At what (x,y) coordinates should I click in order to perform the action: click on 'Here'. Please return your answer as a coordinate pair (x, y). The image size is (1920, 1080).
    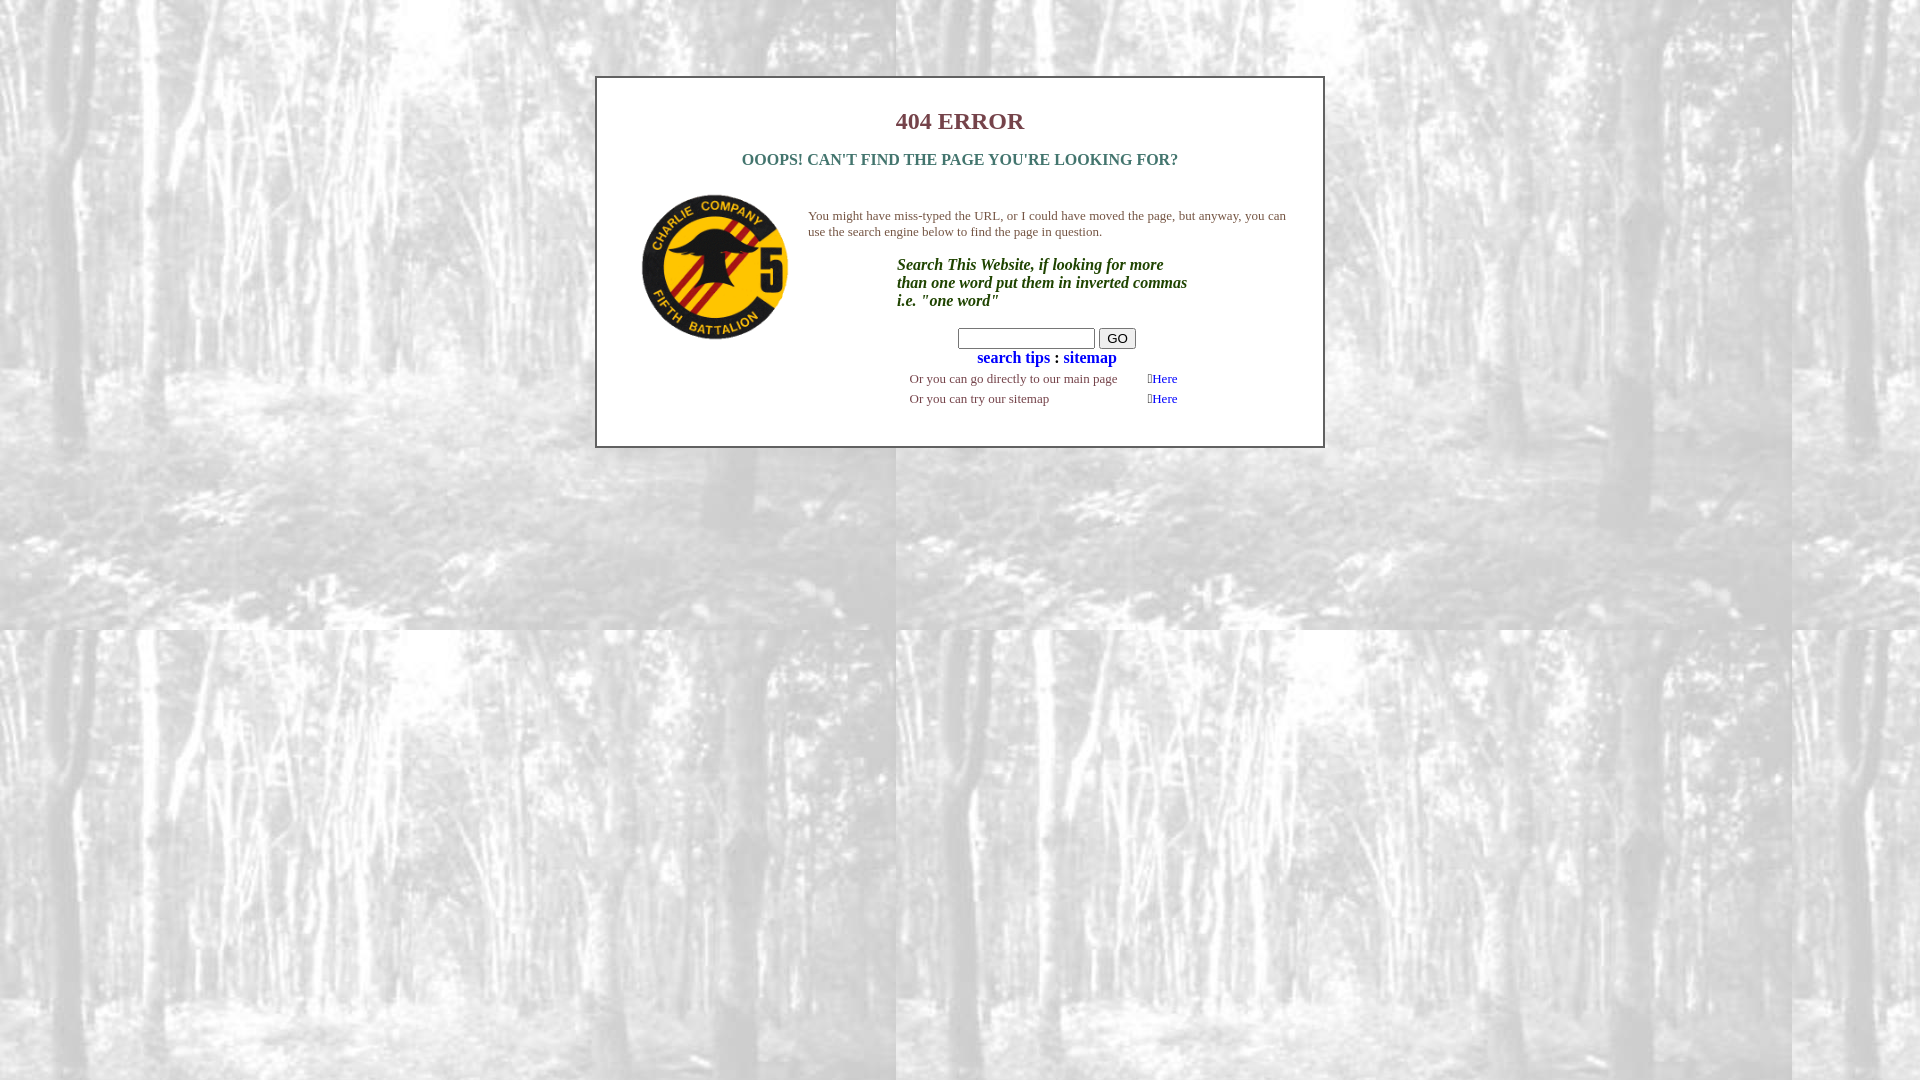
    Looking at the image, I should click on (1164, 378).